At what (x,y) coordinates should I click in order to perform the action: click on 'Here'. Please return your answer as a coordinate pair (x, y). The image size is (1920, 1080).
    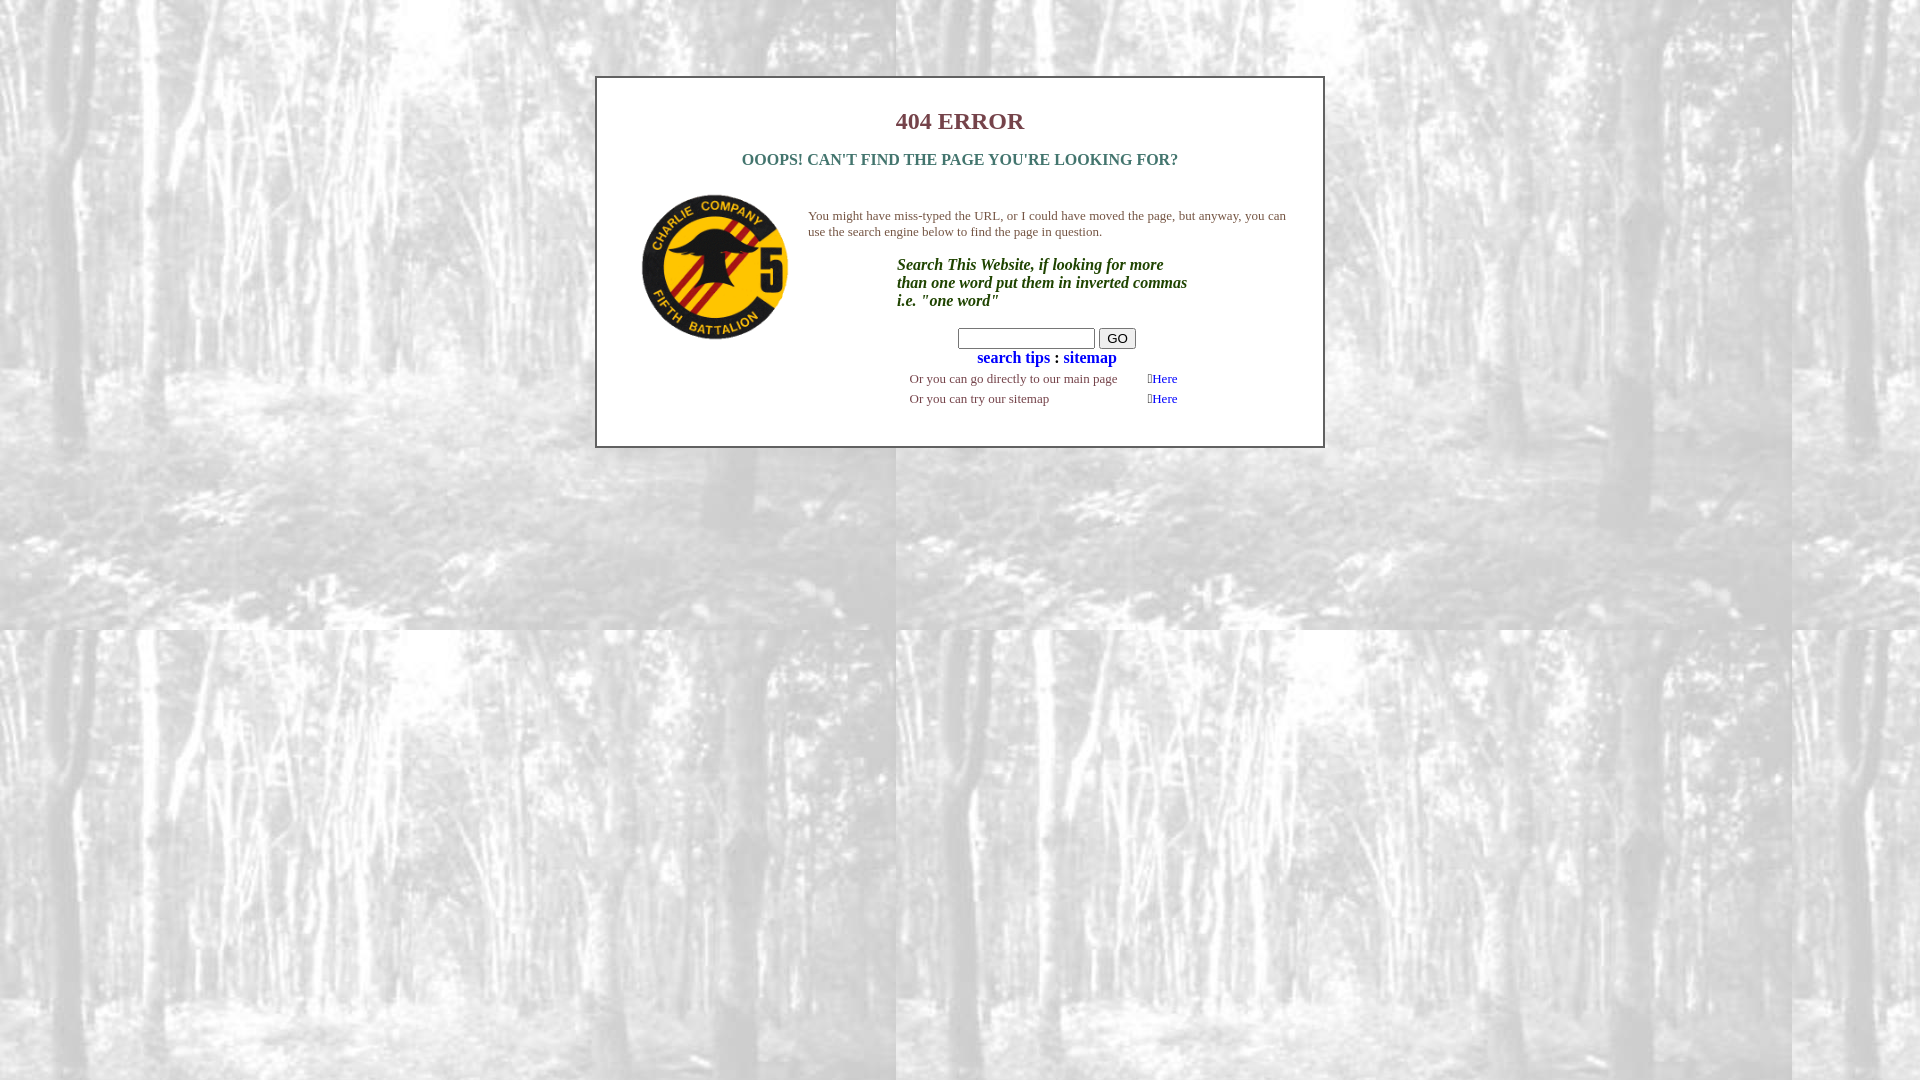
    Looking at the image, I should click on (1164, 378).